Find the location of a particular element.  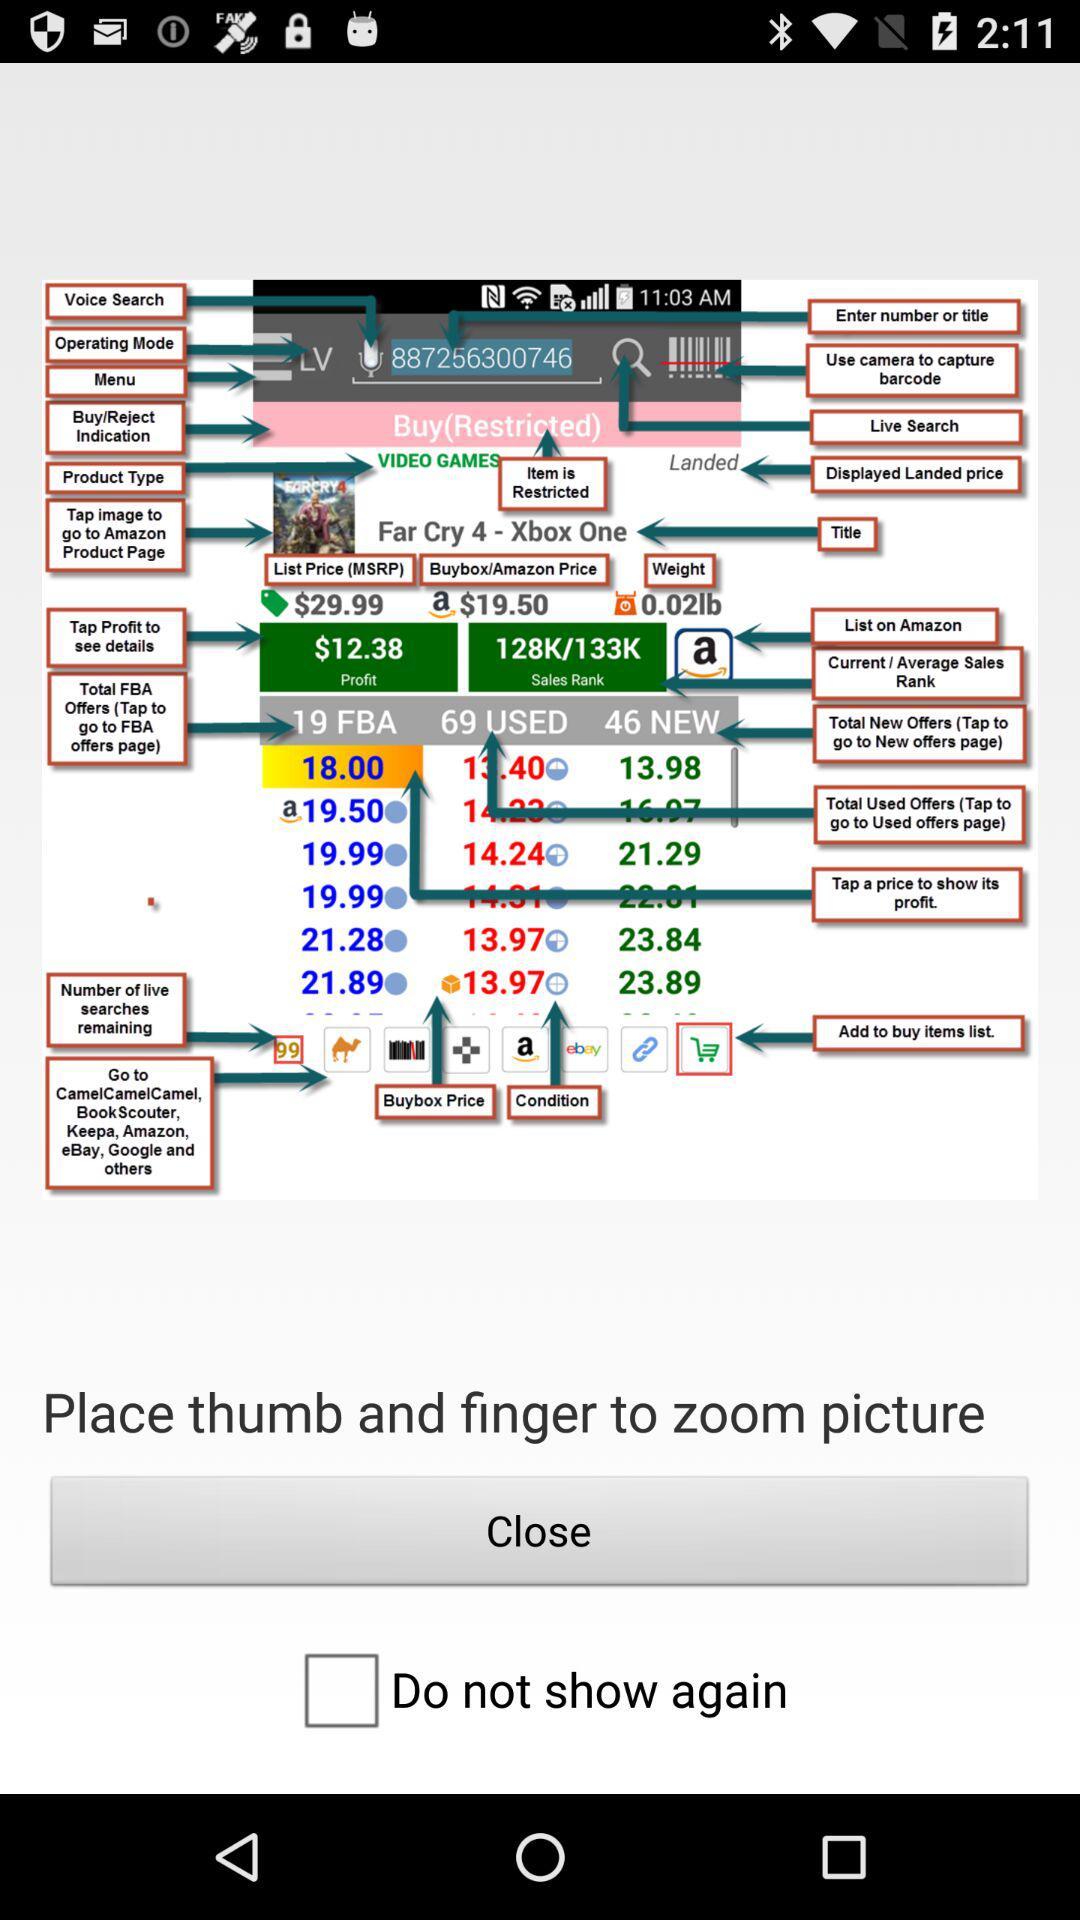

close icon is located at coordinates (540, 1535).